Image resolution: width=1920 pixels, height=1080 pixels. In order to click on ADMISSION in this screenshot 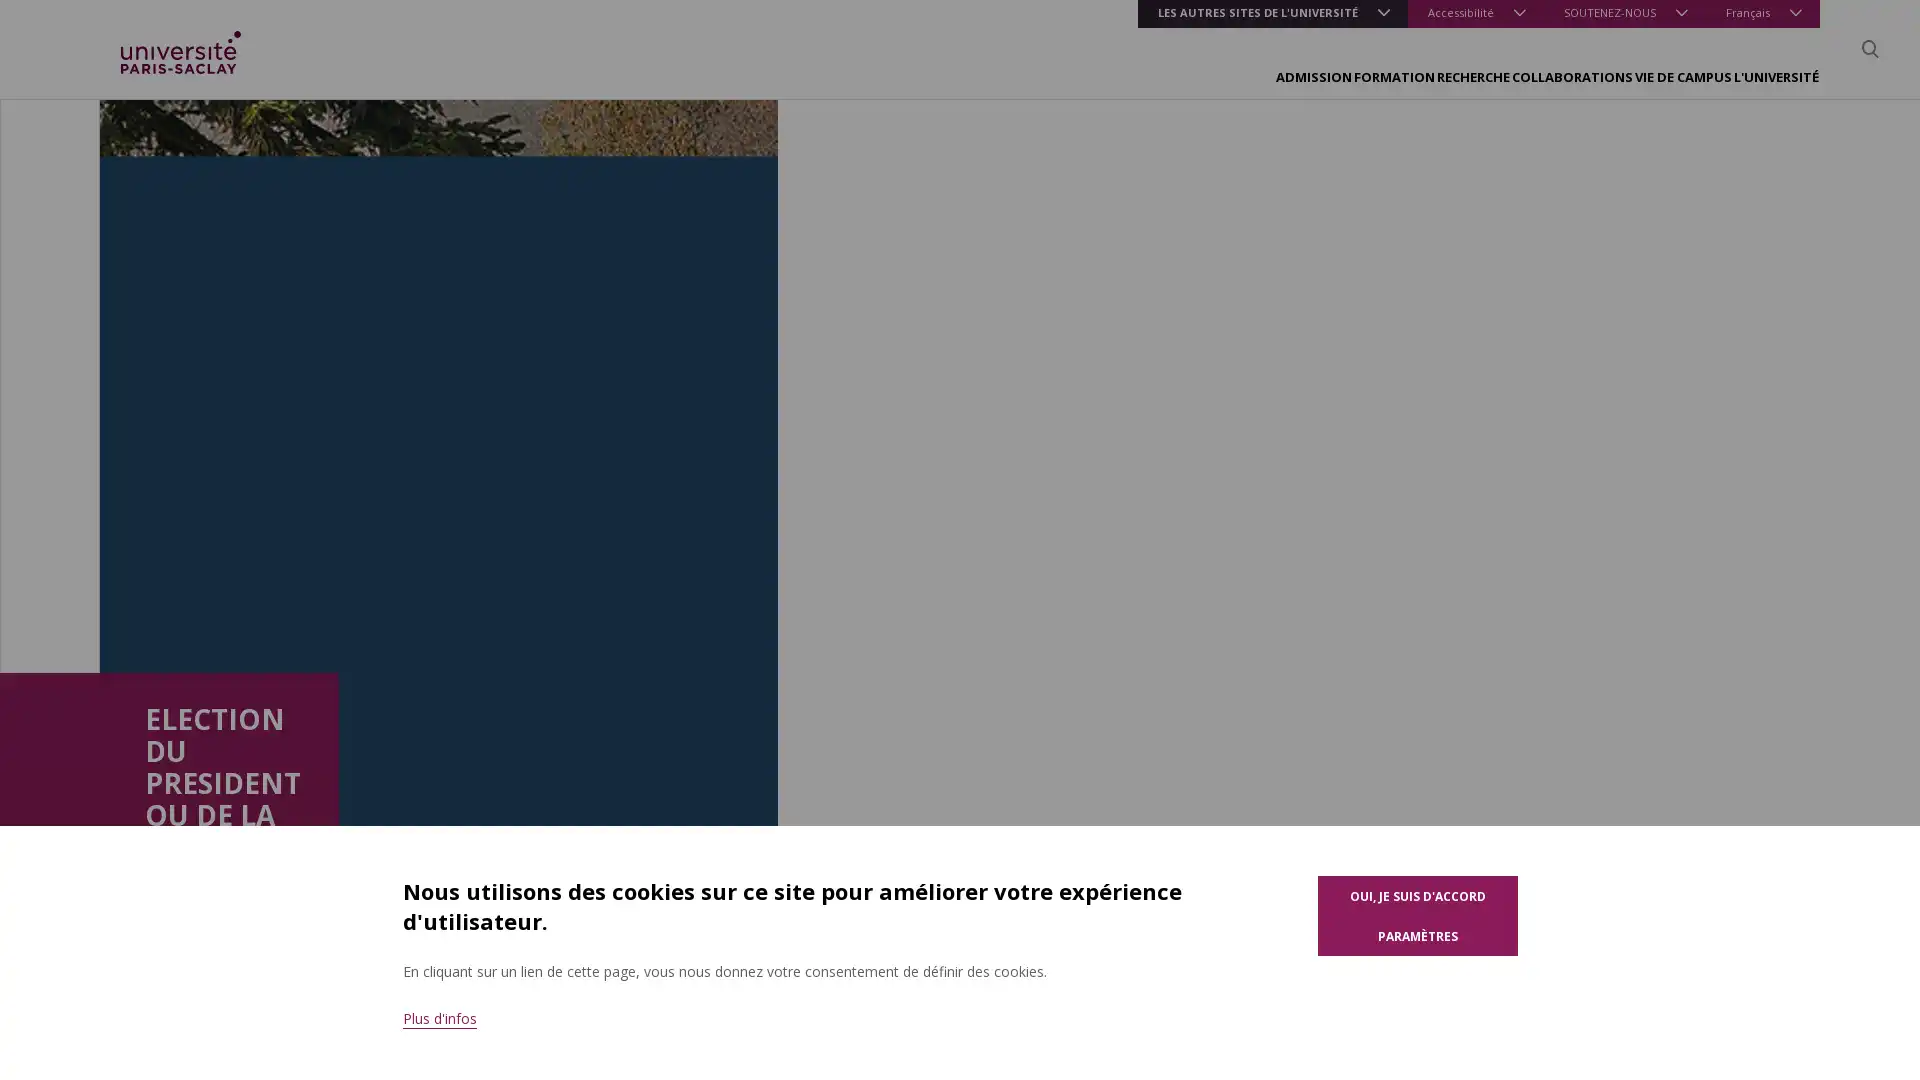, I will do `click(1000, 68)`.